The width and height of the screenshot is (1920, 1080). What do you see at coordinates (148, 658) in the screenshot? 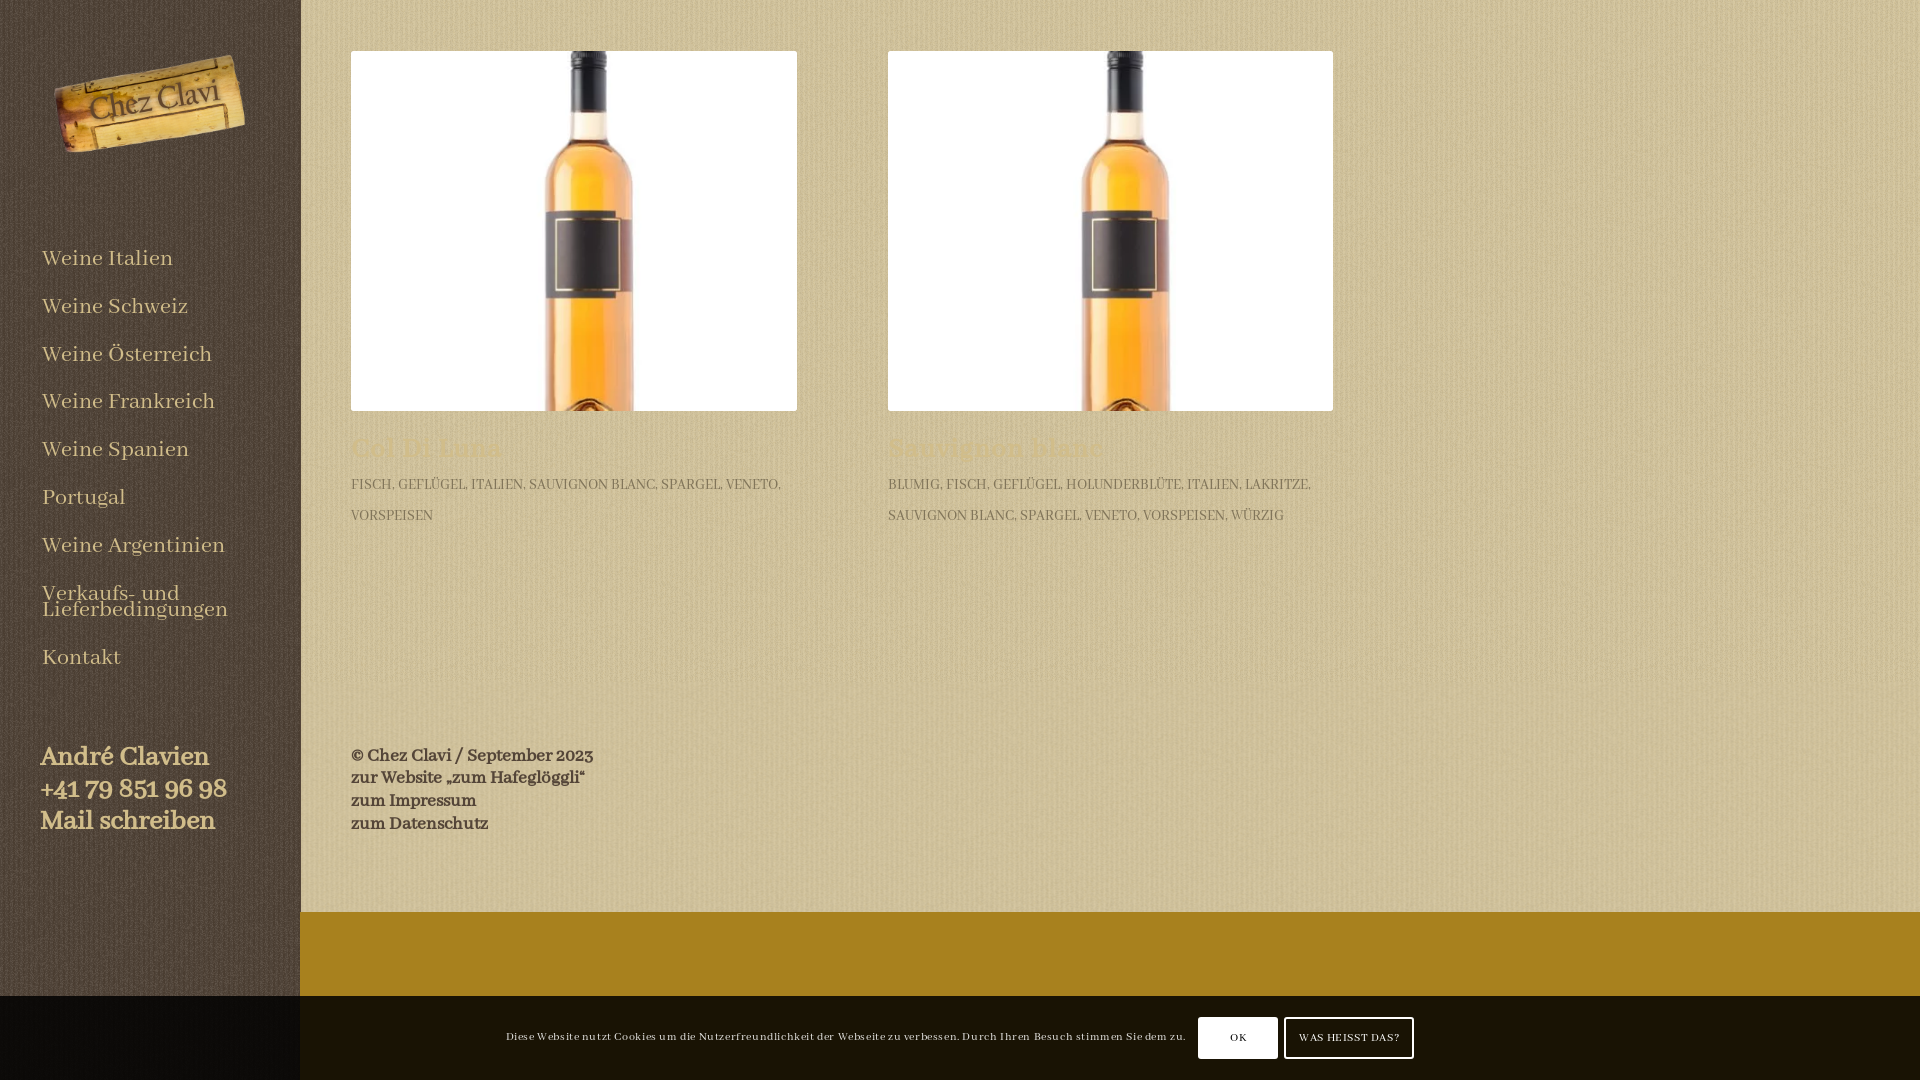
I see `'Kontakt'` at bounding box center [148, 658].